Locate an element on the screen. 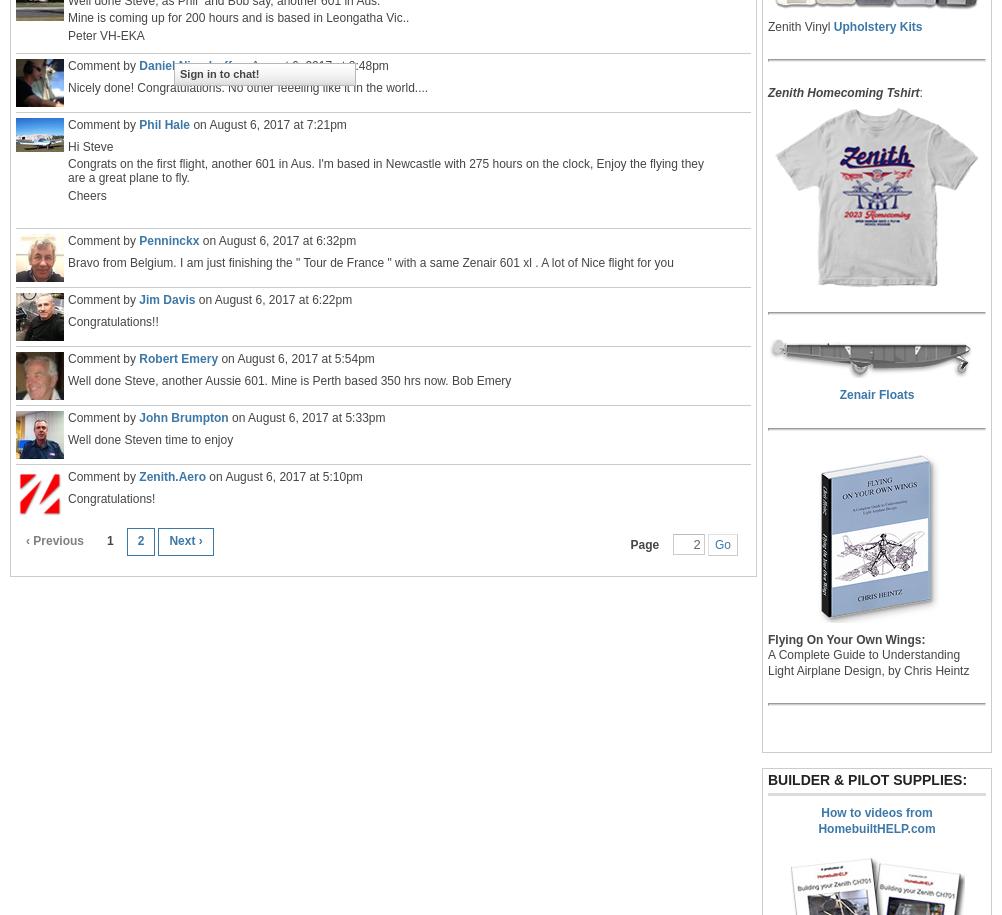  'Flying On Your Own Wings:' is located at coordinates (846, 639).